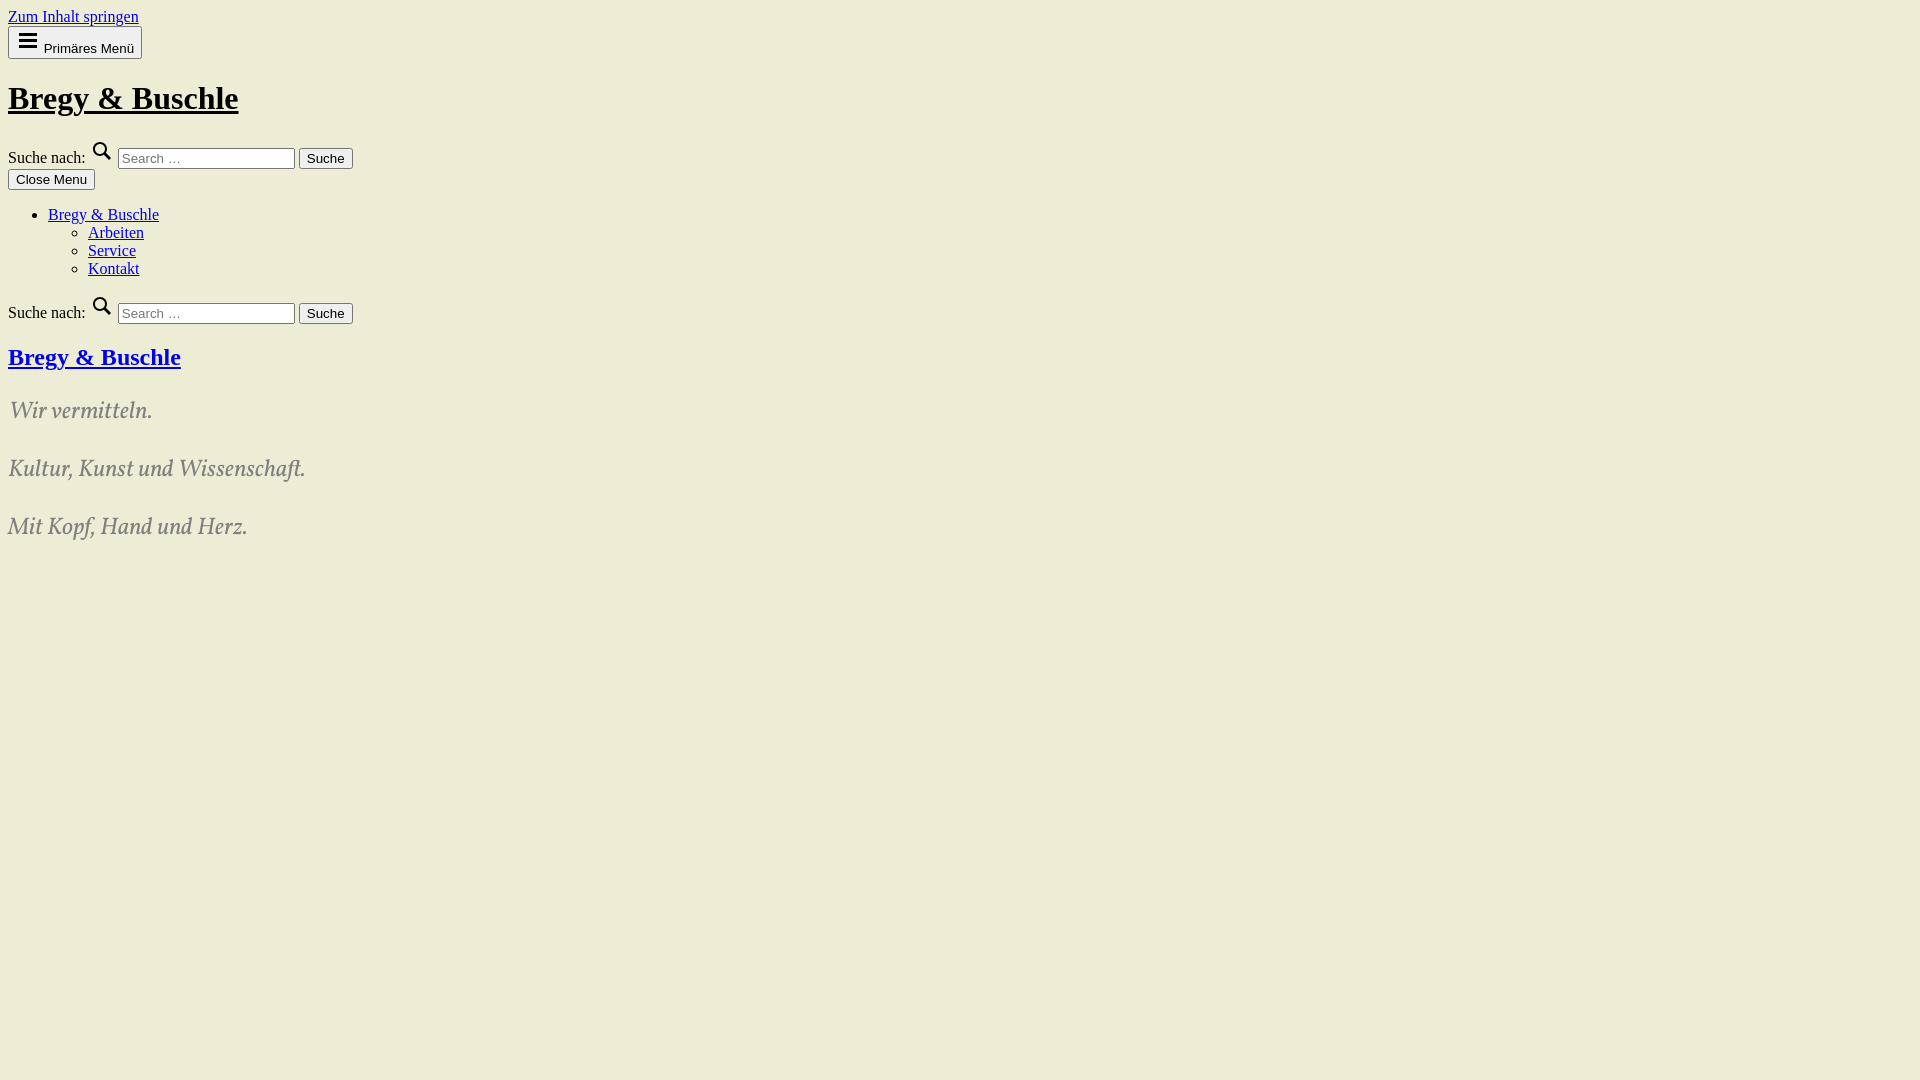 The height and width of the screenshot is (1080, 1920). Describe the element at coordinates (114, 231) in the screenshot. I see `'Arbeiten'` at that location.